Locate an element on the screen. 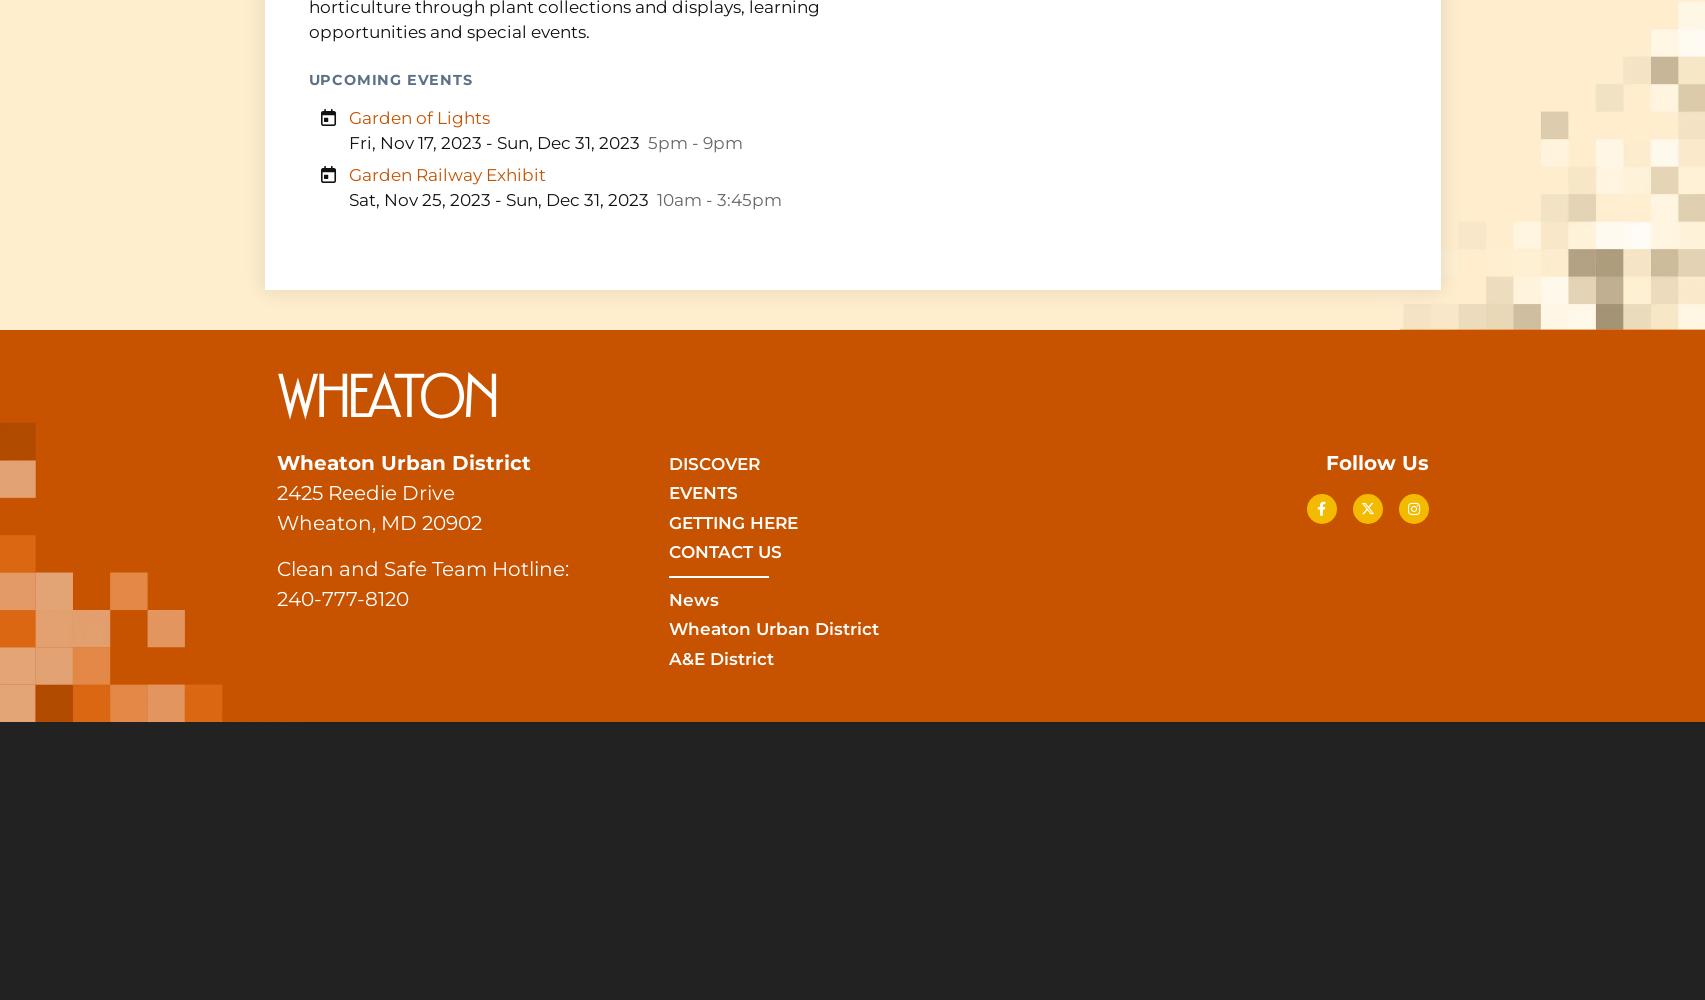 Image resolution: width=1705 pixels, height=1000 pixels. 'Clean and Safe Team Hotline:' is located at coordinates (276, 567).